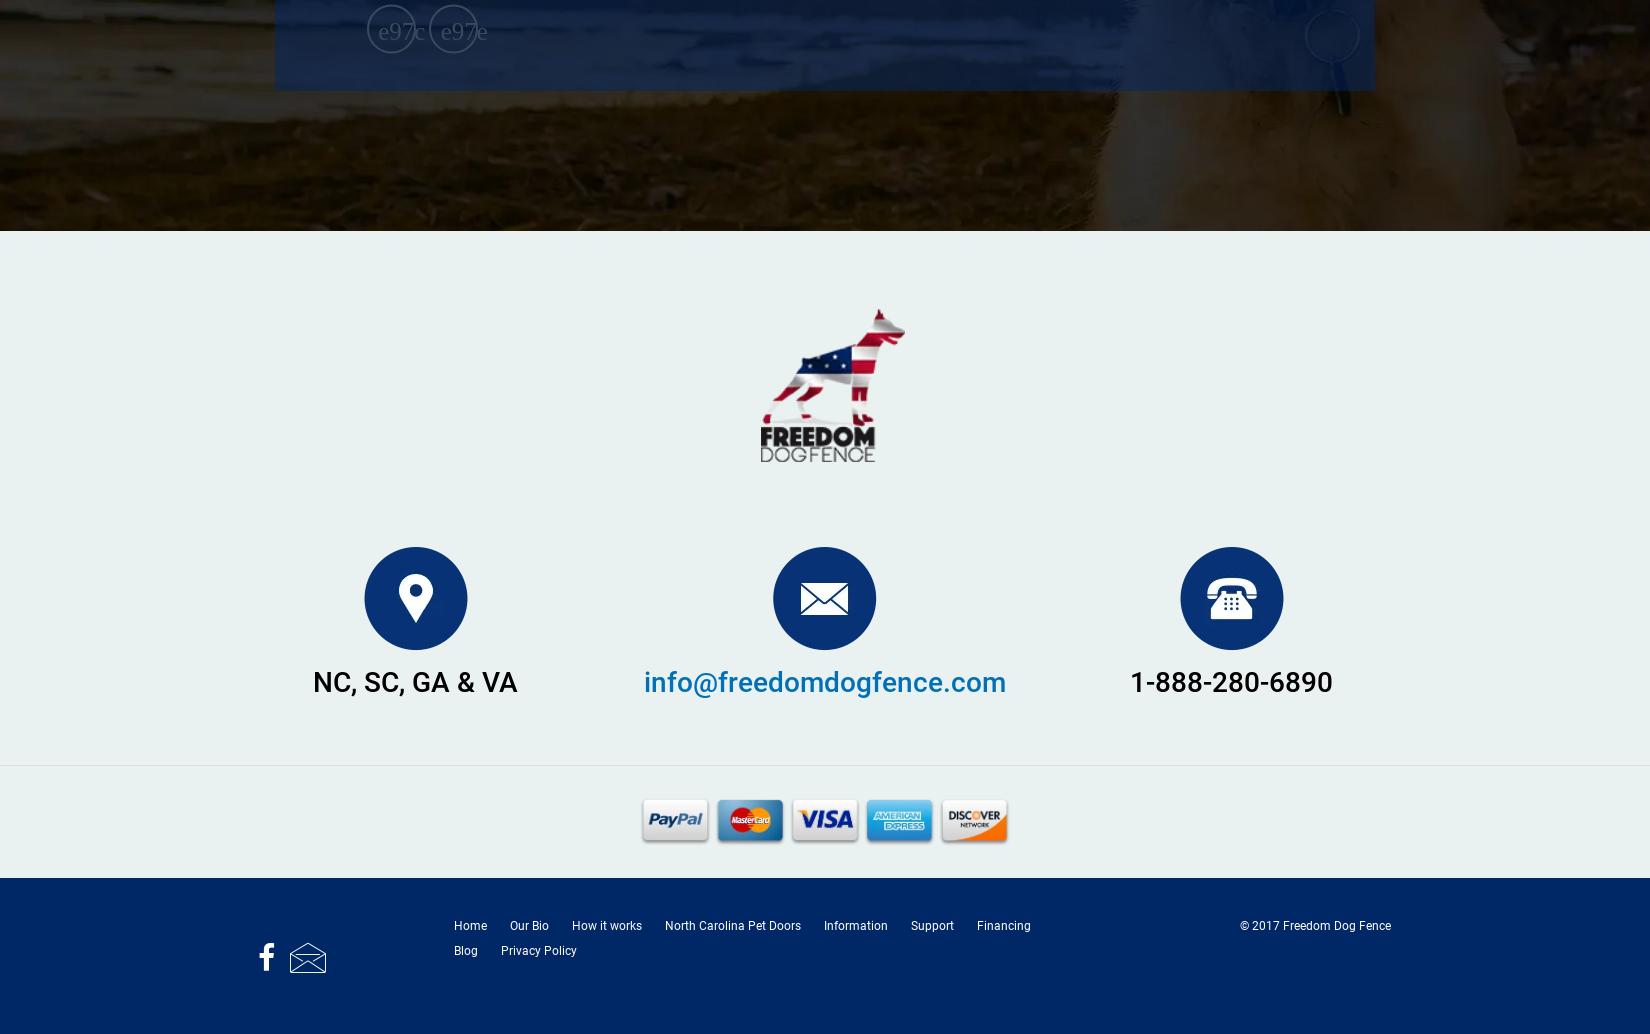 The width and height of the screenshot is (1650, 1034). I want to click on 'Blog', so click(464, 949).